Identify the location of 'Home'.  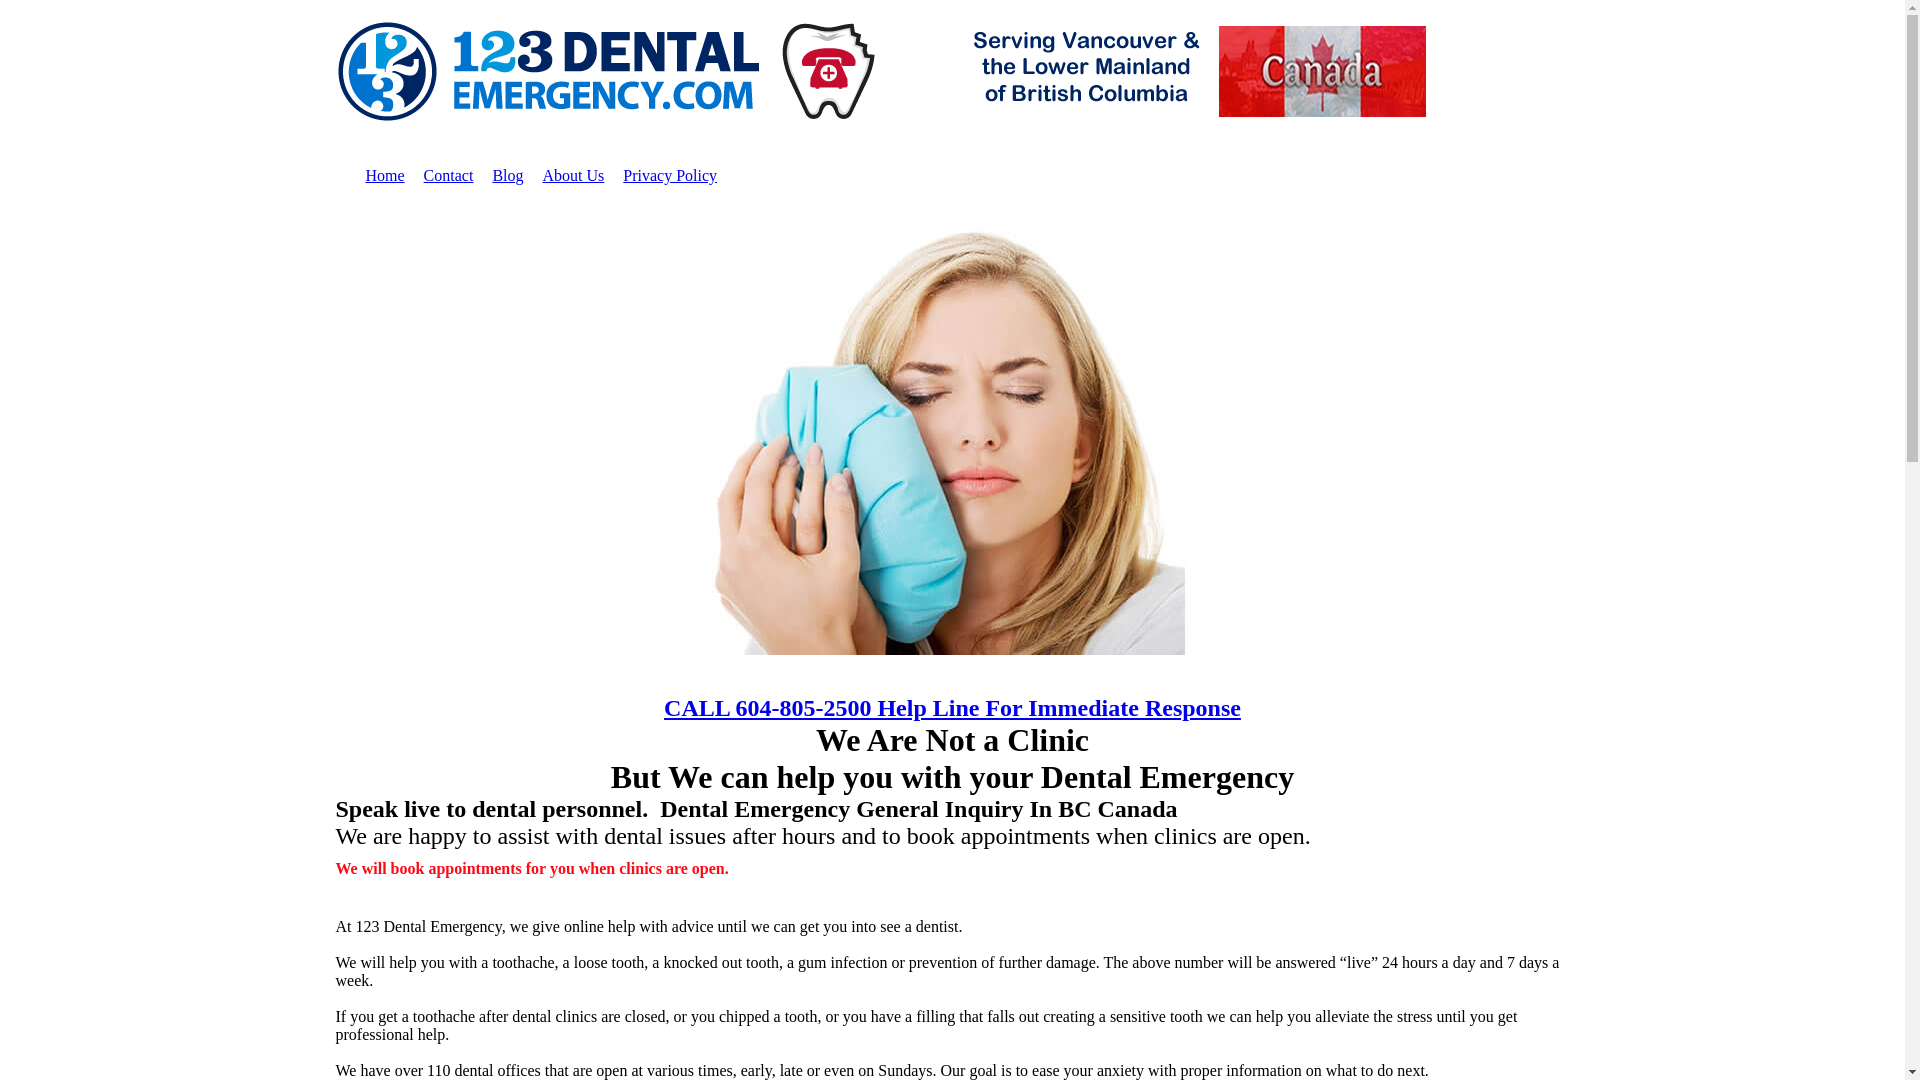
(385, 174).